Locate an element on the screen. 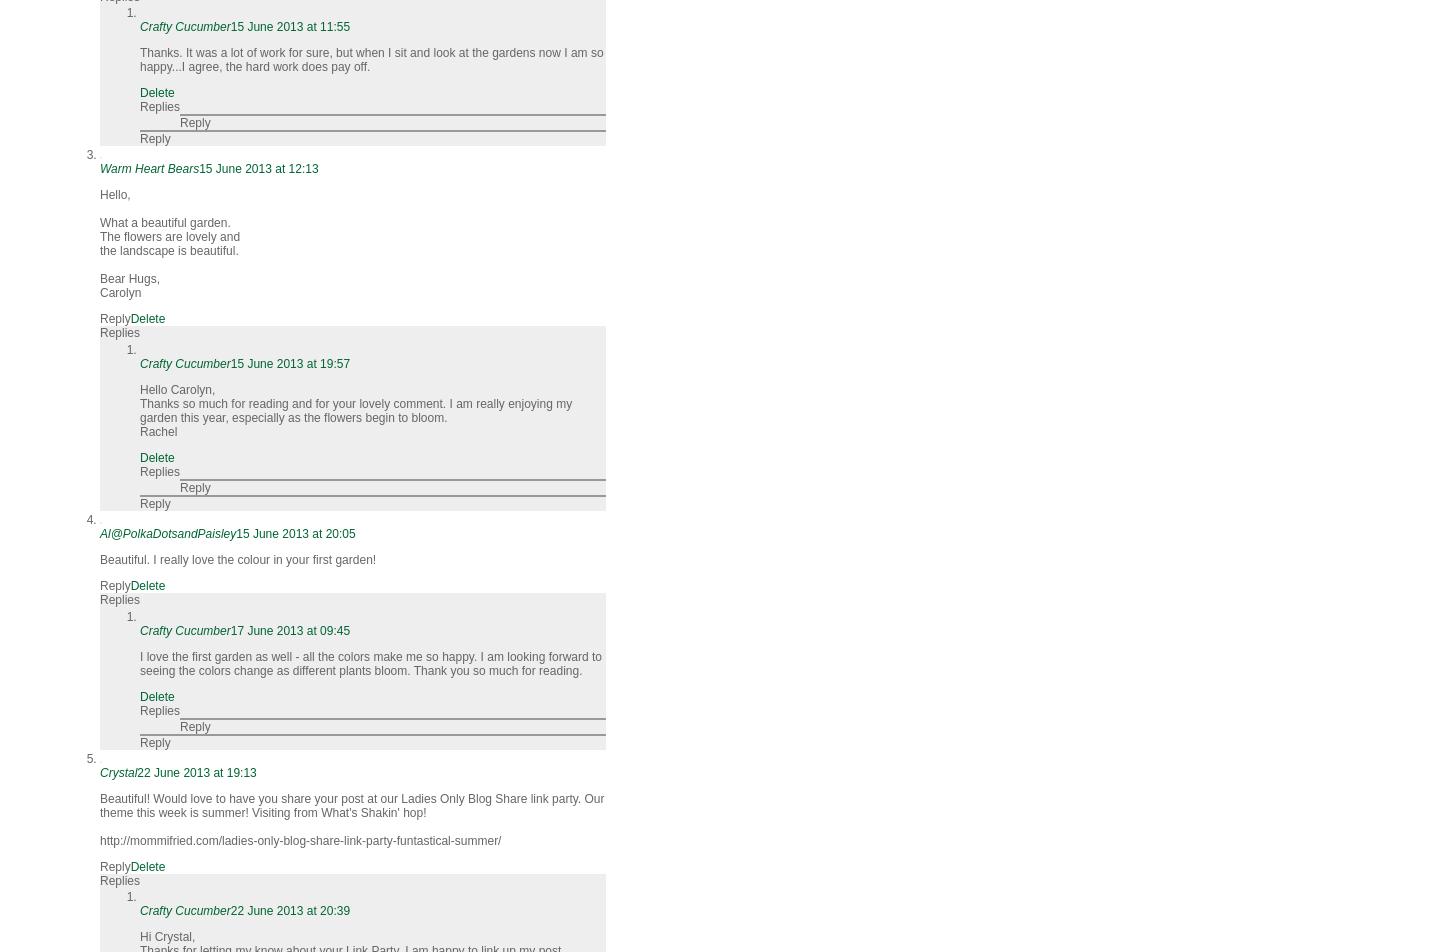  '15 June 2013 at 12:13' is located at coordinates (258, 168).